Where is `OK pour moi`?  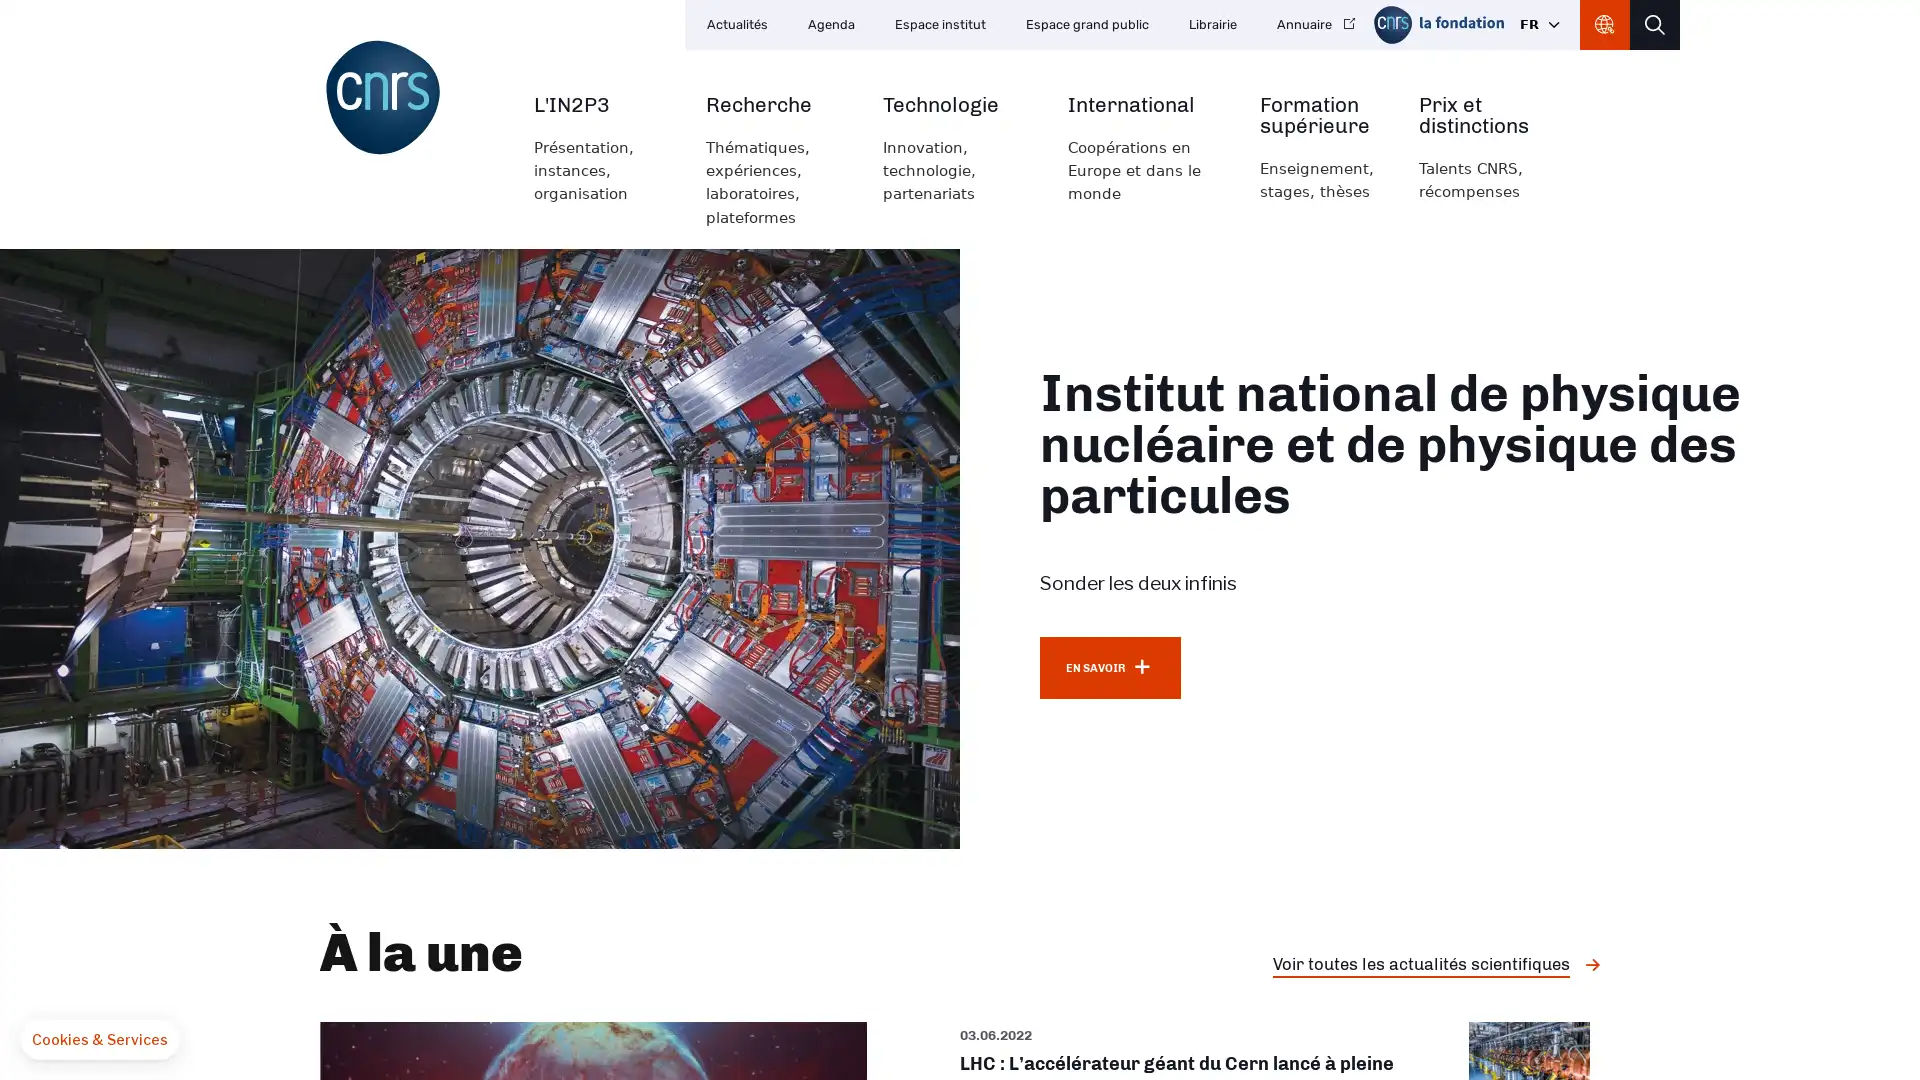
OK pour moi is located at coordinates (369, 978).